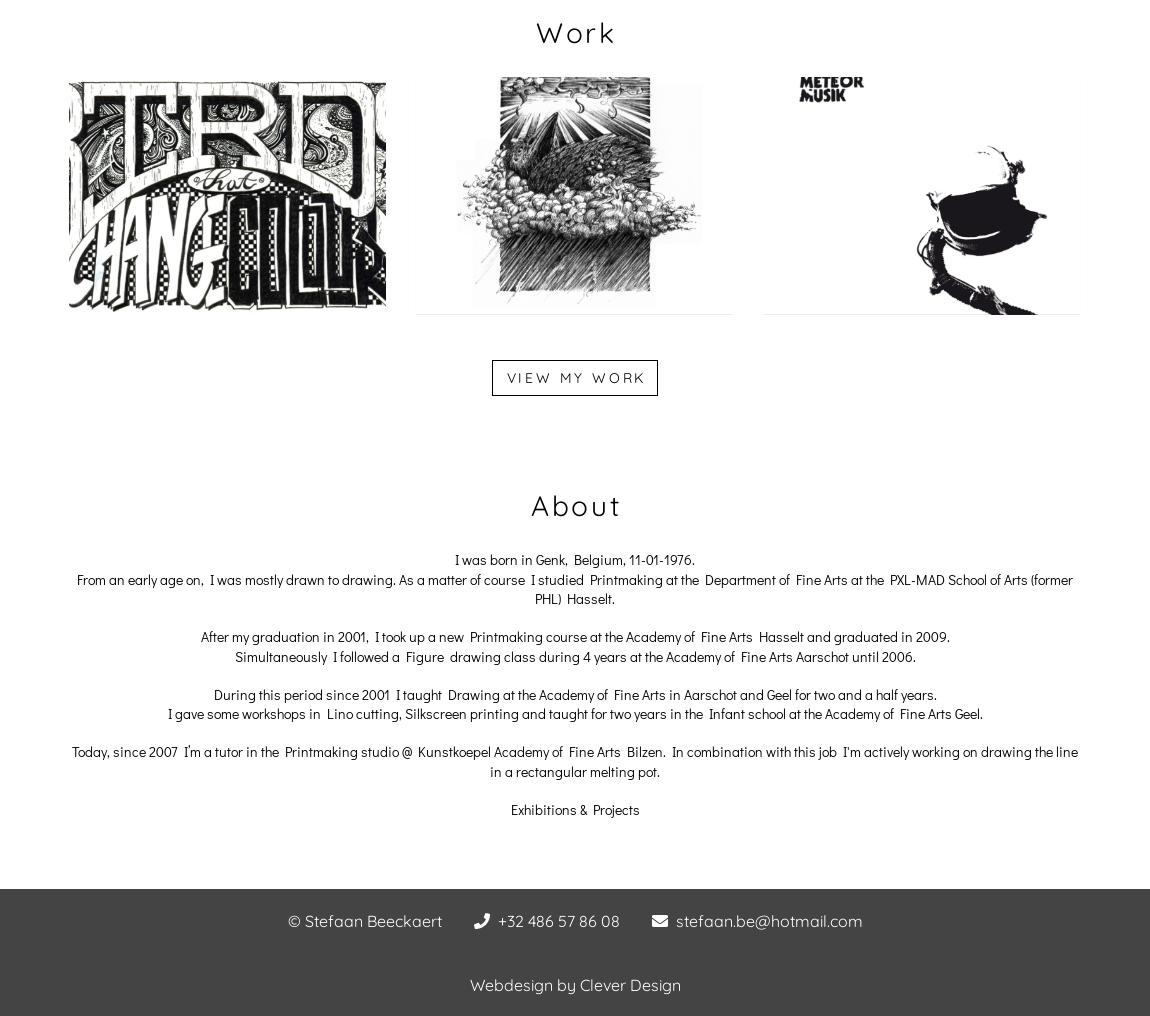 The height and width of the screenshot is (1016, 1150). What do you see at coordinates (451, 156) in the screenshot?
I see `'Confessions Of A Dangerous Mind'` at bounding box center [451, 156].